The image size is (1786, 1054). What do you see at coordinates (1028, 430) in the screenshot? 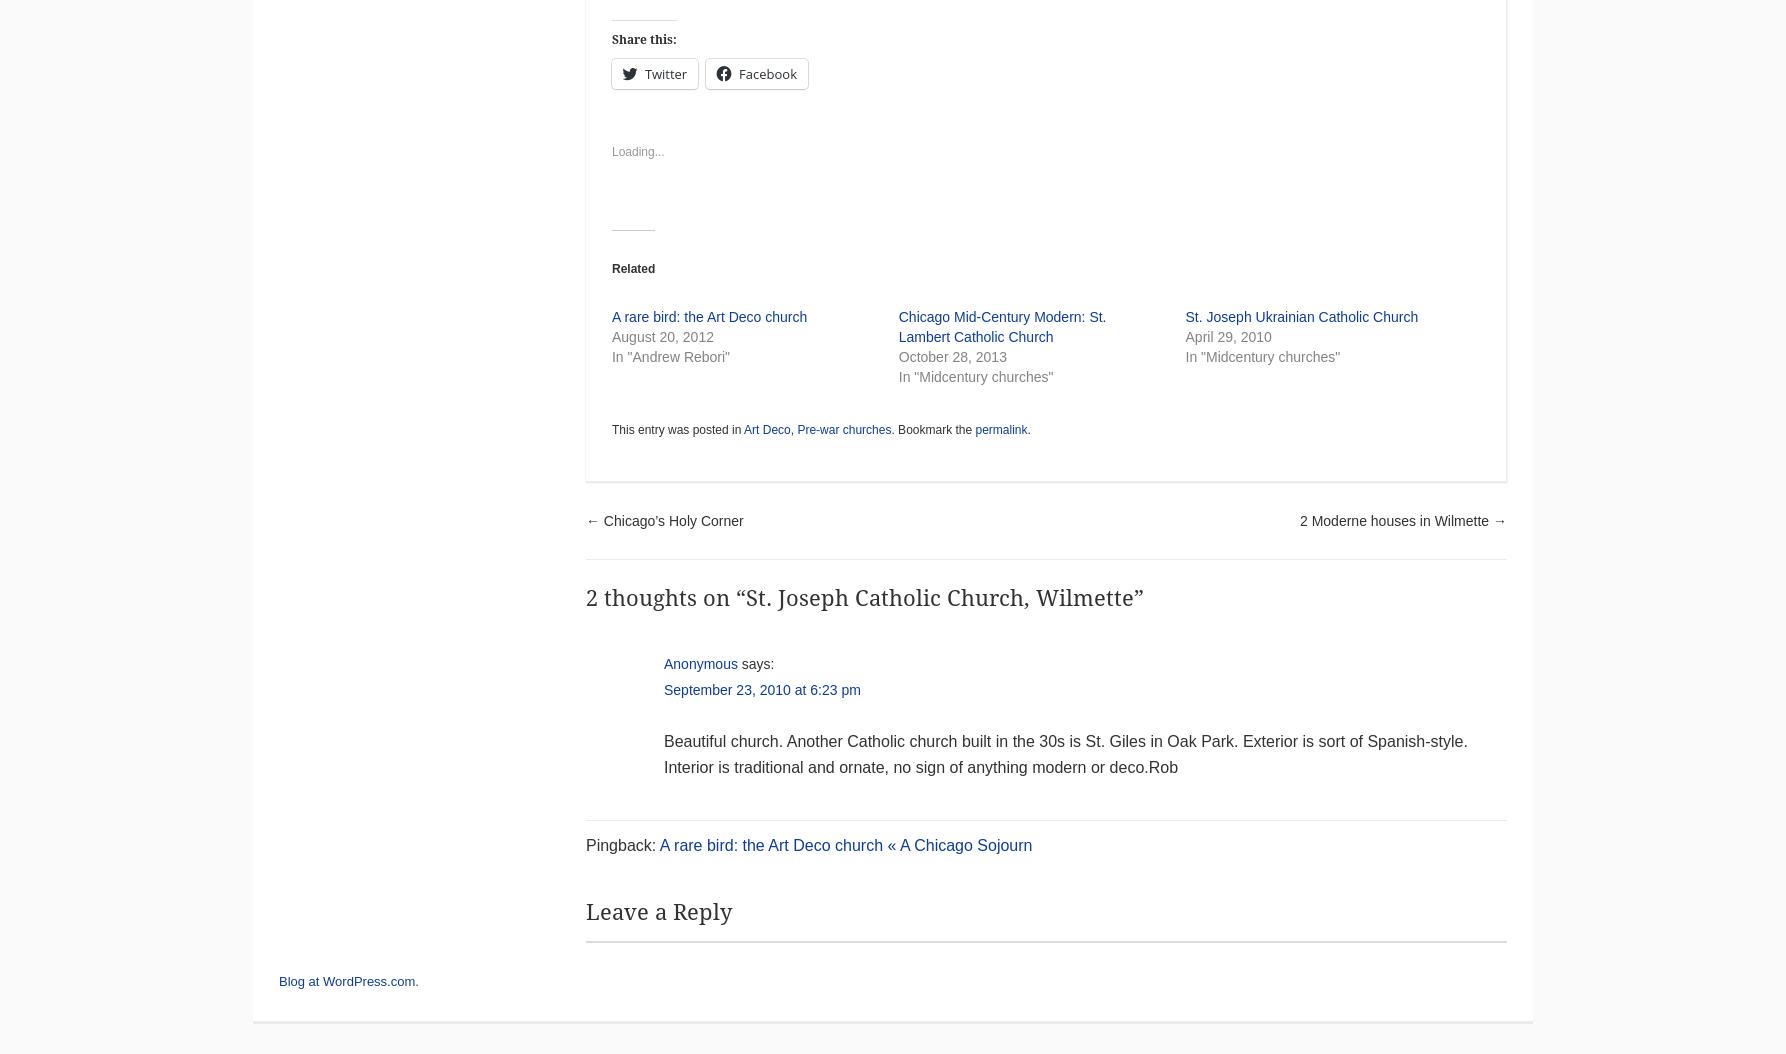
I see `'.'` at bounding box center [1028, 430].